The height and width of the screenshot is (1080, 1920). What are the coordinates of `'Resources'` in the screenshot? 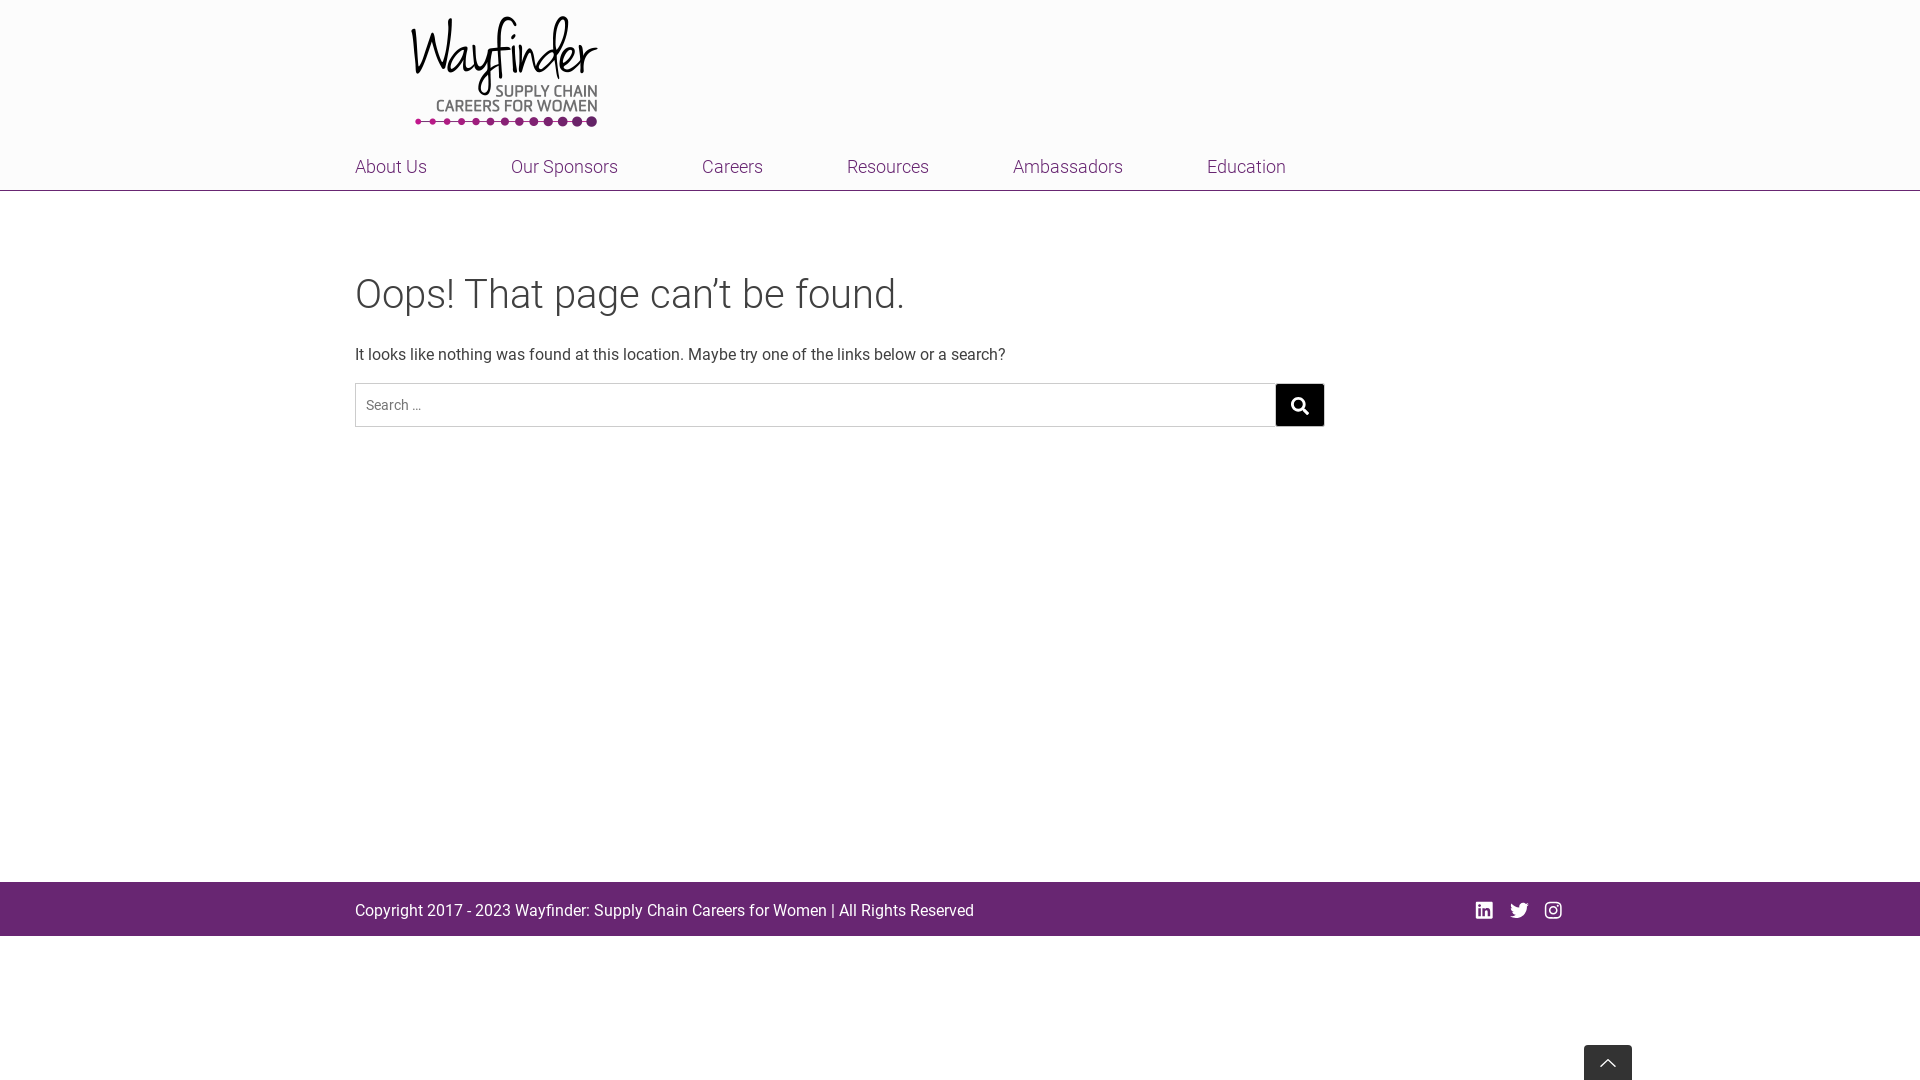 It's located at (887, 165).